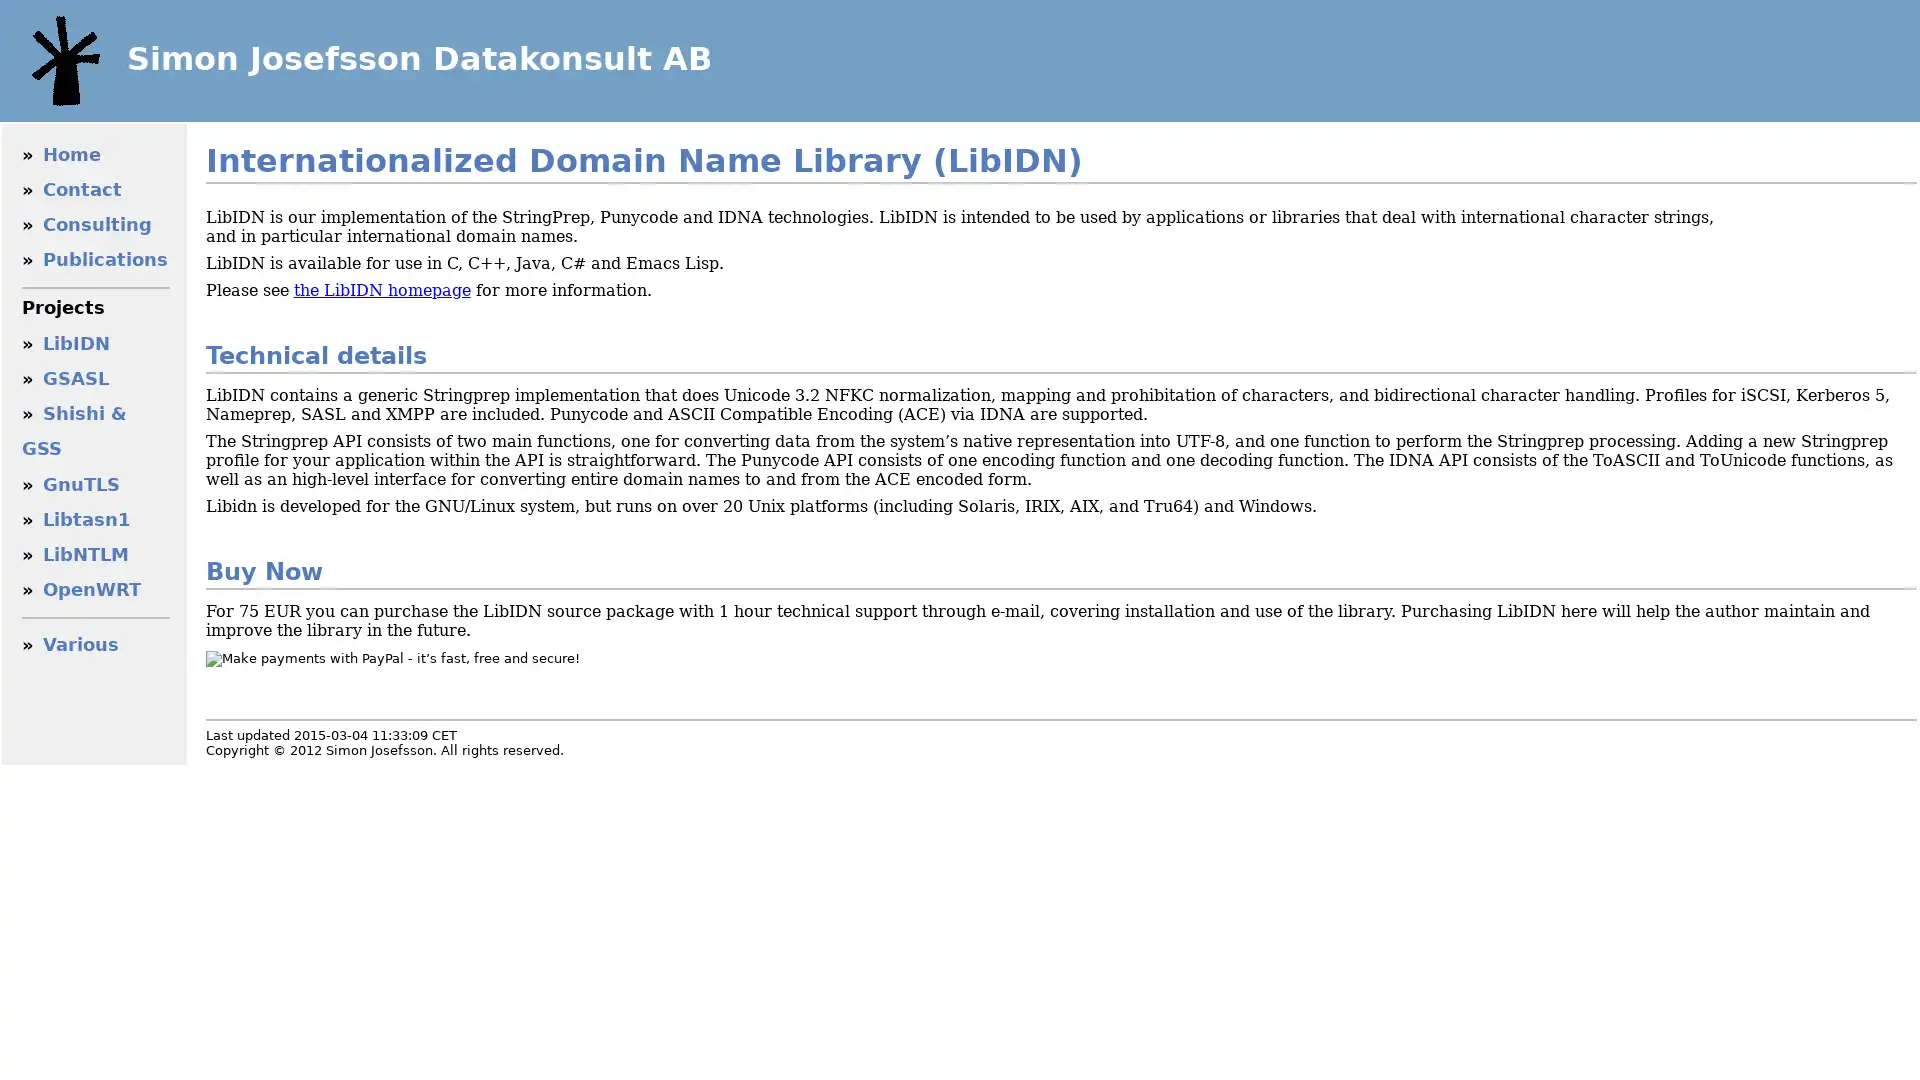  I want to click on Make payments with PayPal - its fast, free and secure!, so click(392, 659).